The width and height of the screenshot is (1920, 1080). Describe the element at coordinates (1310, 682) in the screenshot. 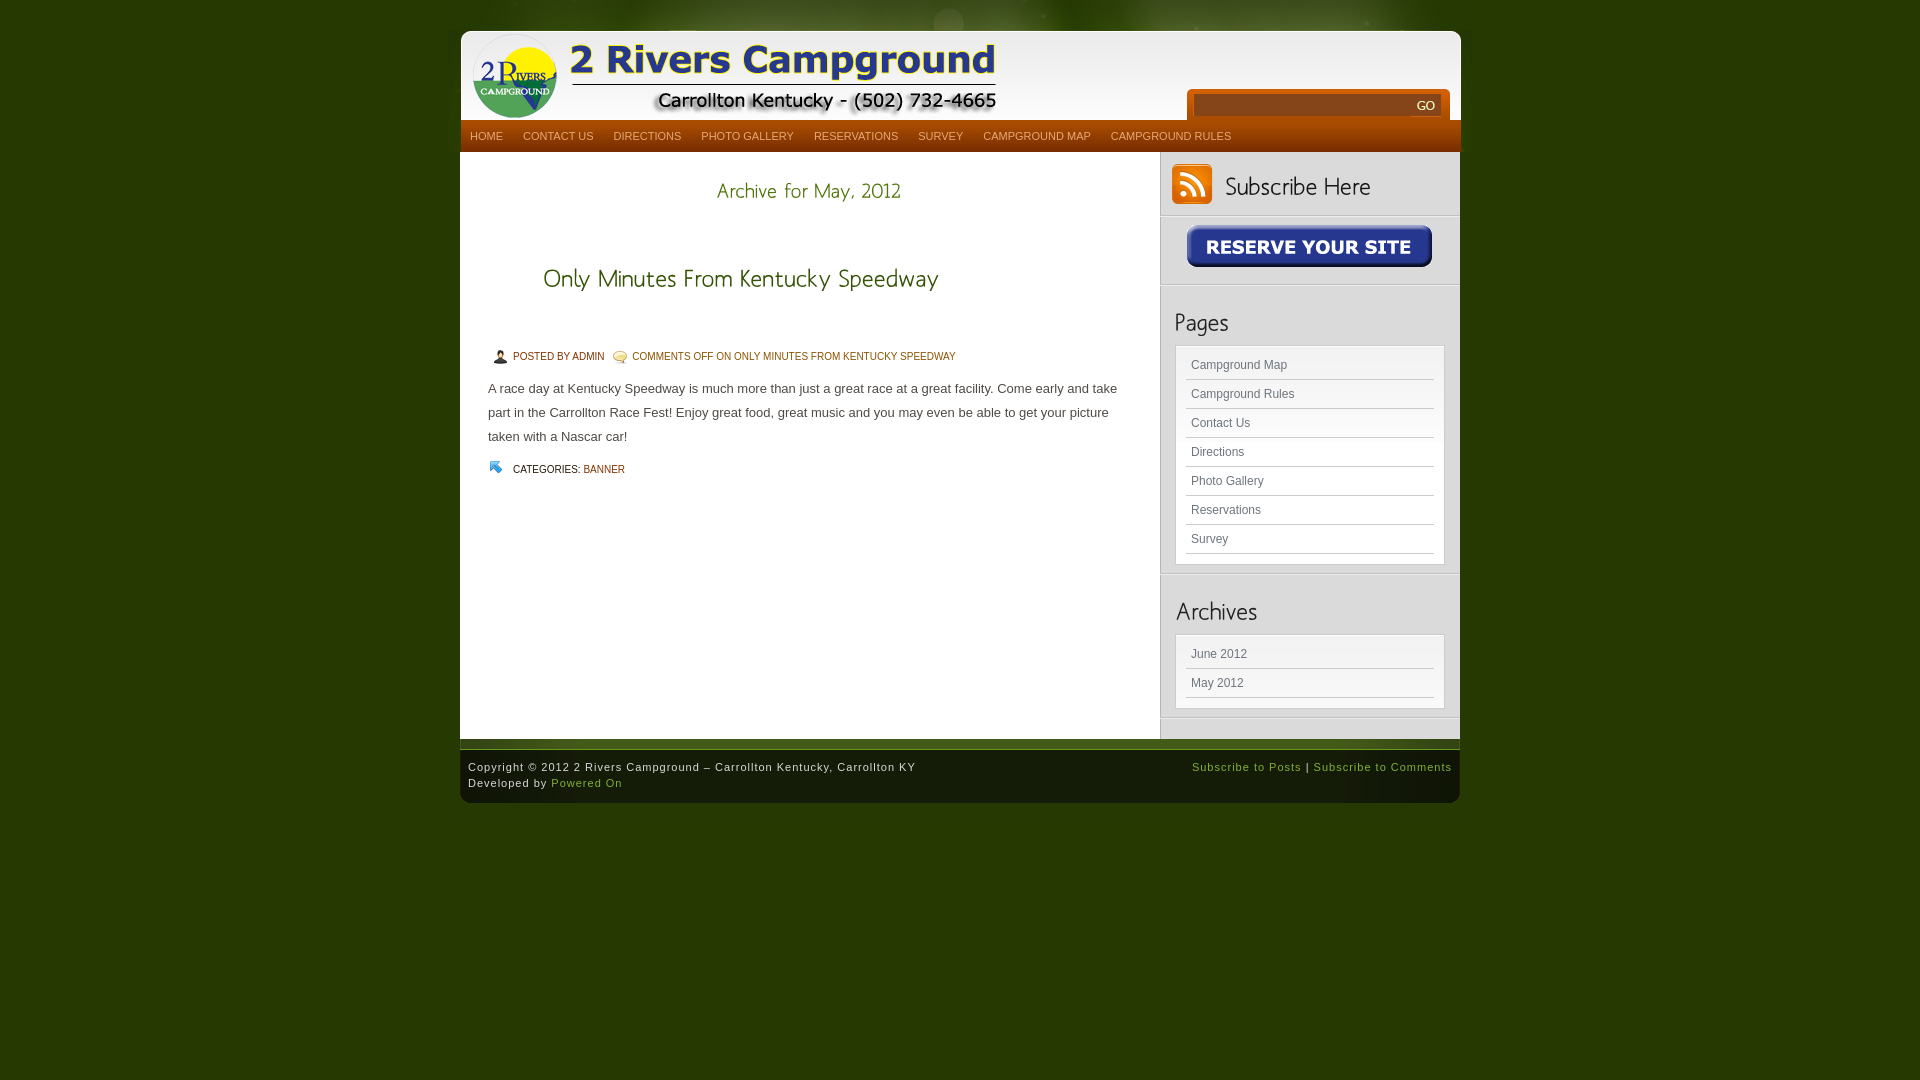

I see `'May 2012'` at that location.